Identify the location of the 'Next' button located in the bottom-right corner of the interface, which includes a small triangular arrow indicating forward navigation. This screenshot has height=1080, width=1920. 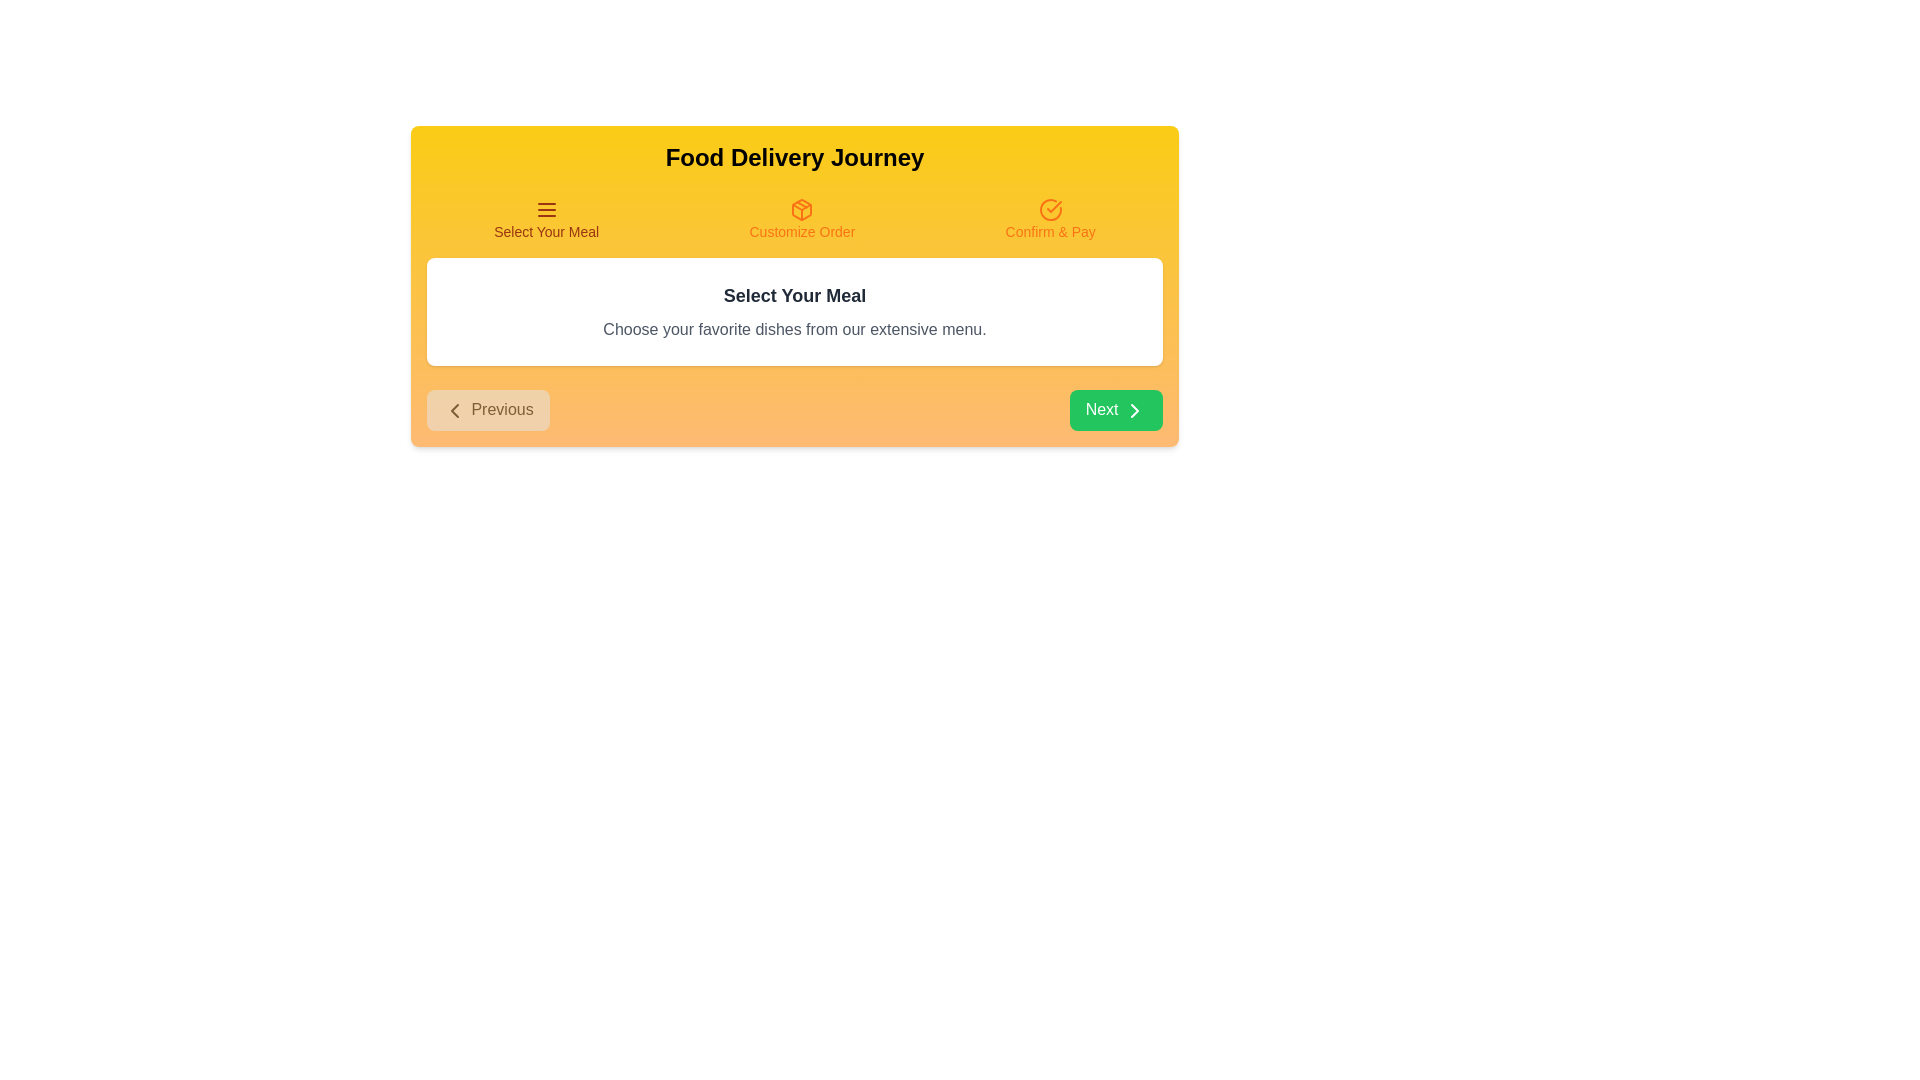
(1134, 408).